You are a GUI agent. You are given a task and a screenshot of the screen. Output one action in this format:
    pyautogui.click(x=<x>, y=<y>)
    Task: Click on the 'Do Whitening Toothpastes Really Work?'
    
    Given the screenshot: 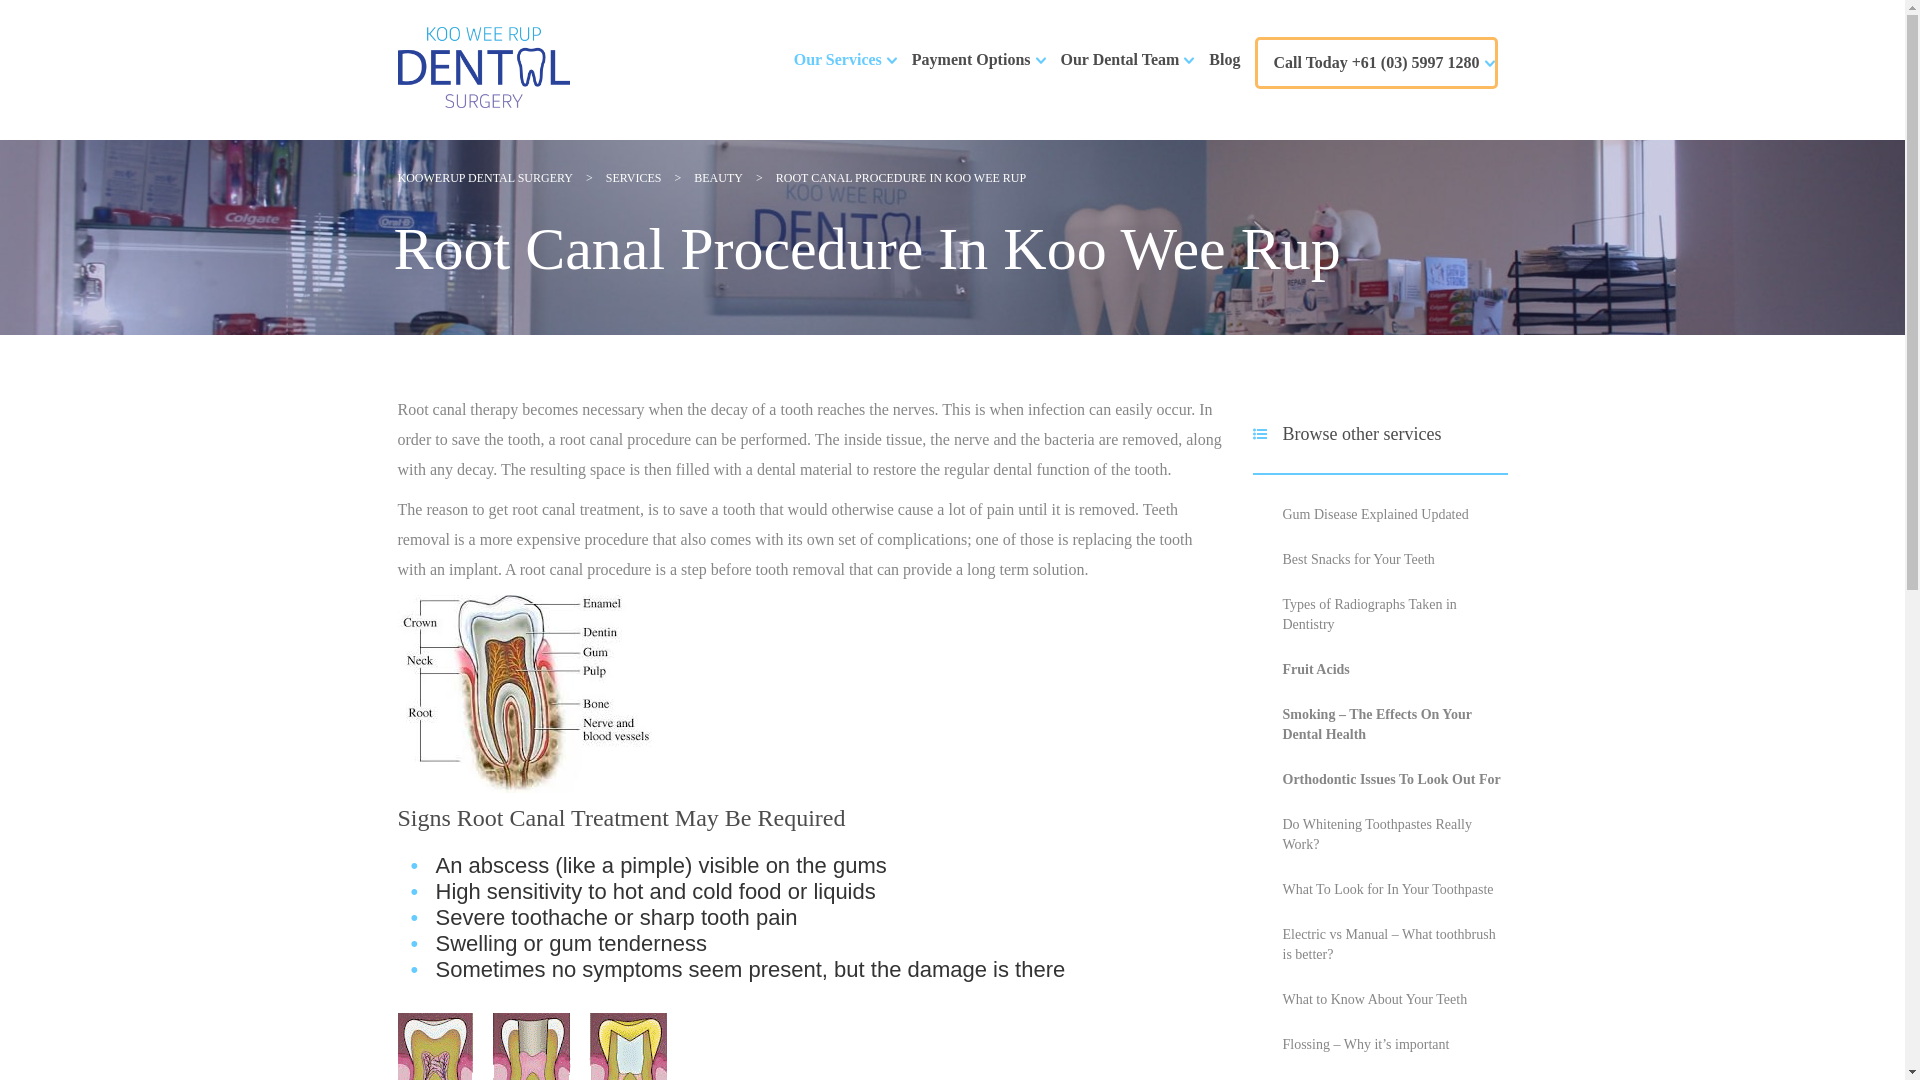 What is the action you would take?
    pyautogui.click(x=1375, y=834)
    